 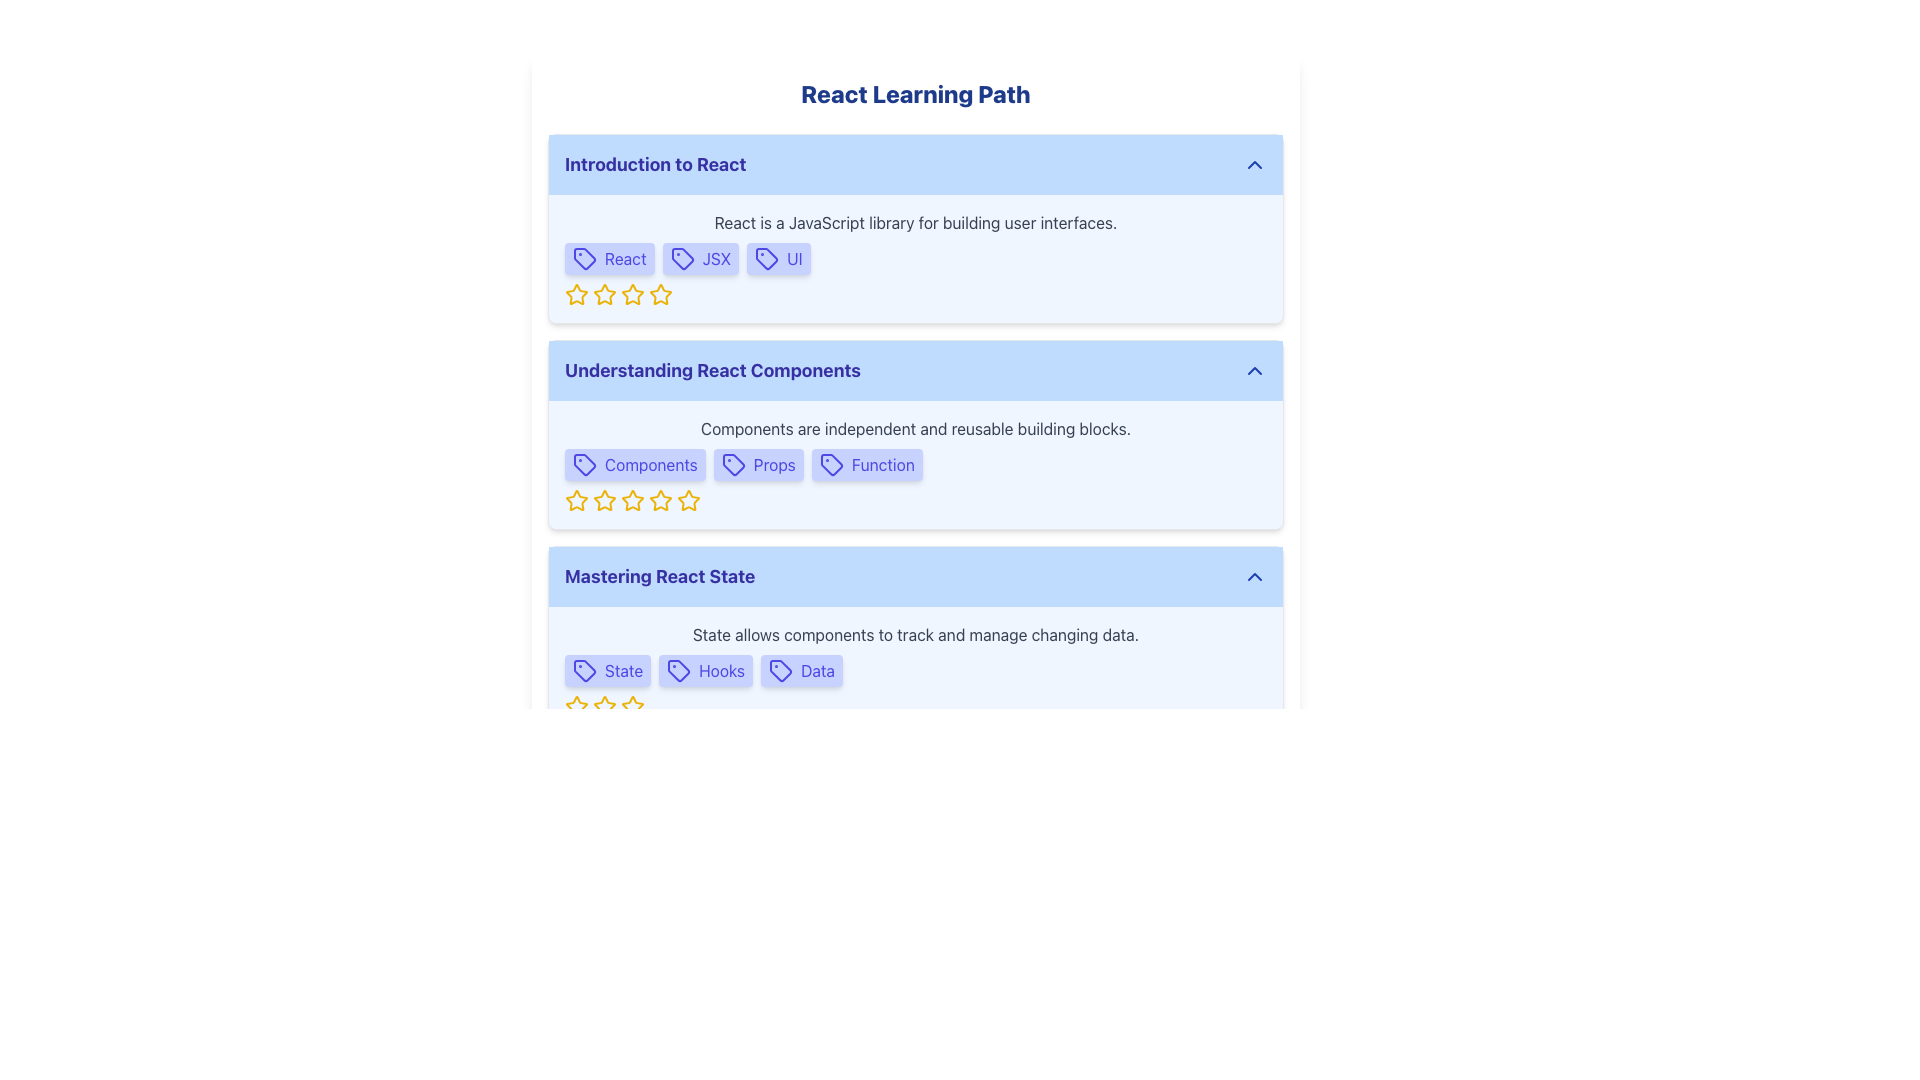 What do you see at coordinates (632, 705) in the screenshot?
I see `the third star icon, which is part of a five-star rating system in the section titled 'Mastering React State'` at bounding box center [632, 705].